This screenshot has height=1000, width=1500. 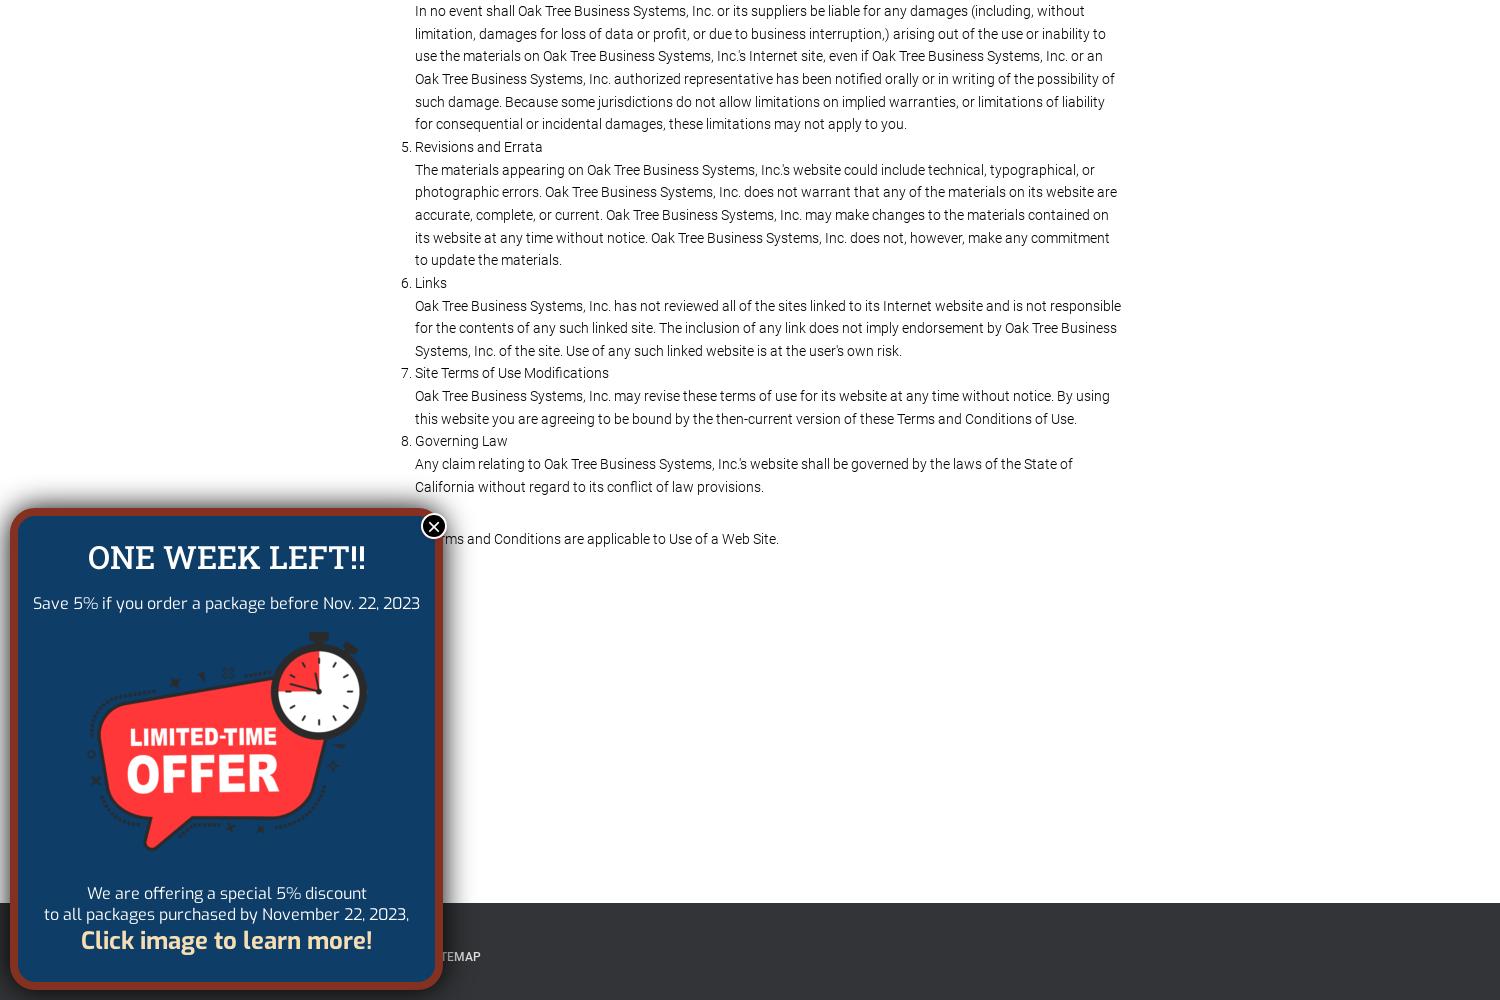 I want to click on 'Oak Tree Business Systems, Inc. may revise these terms of use for its website at any time without notice. By using this website you are agreeing to be bound by the then-current version of these Terms and Conditions of Use.', so click(x=762, y=407).